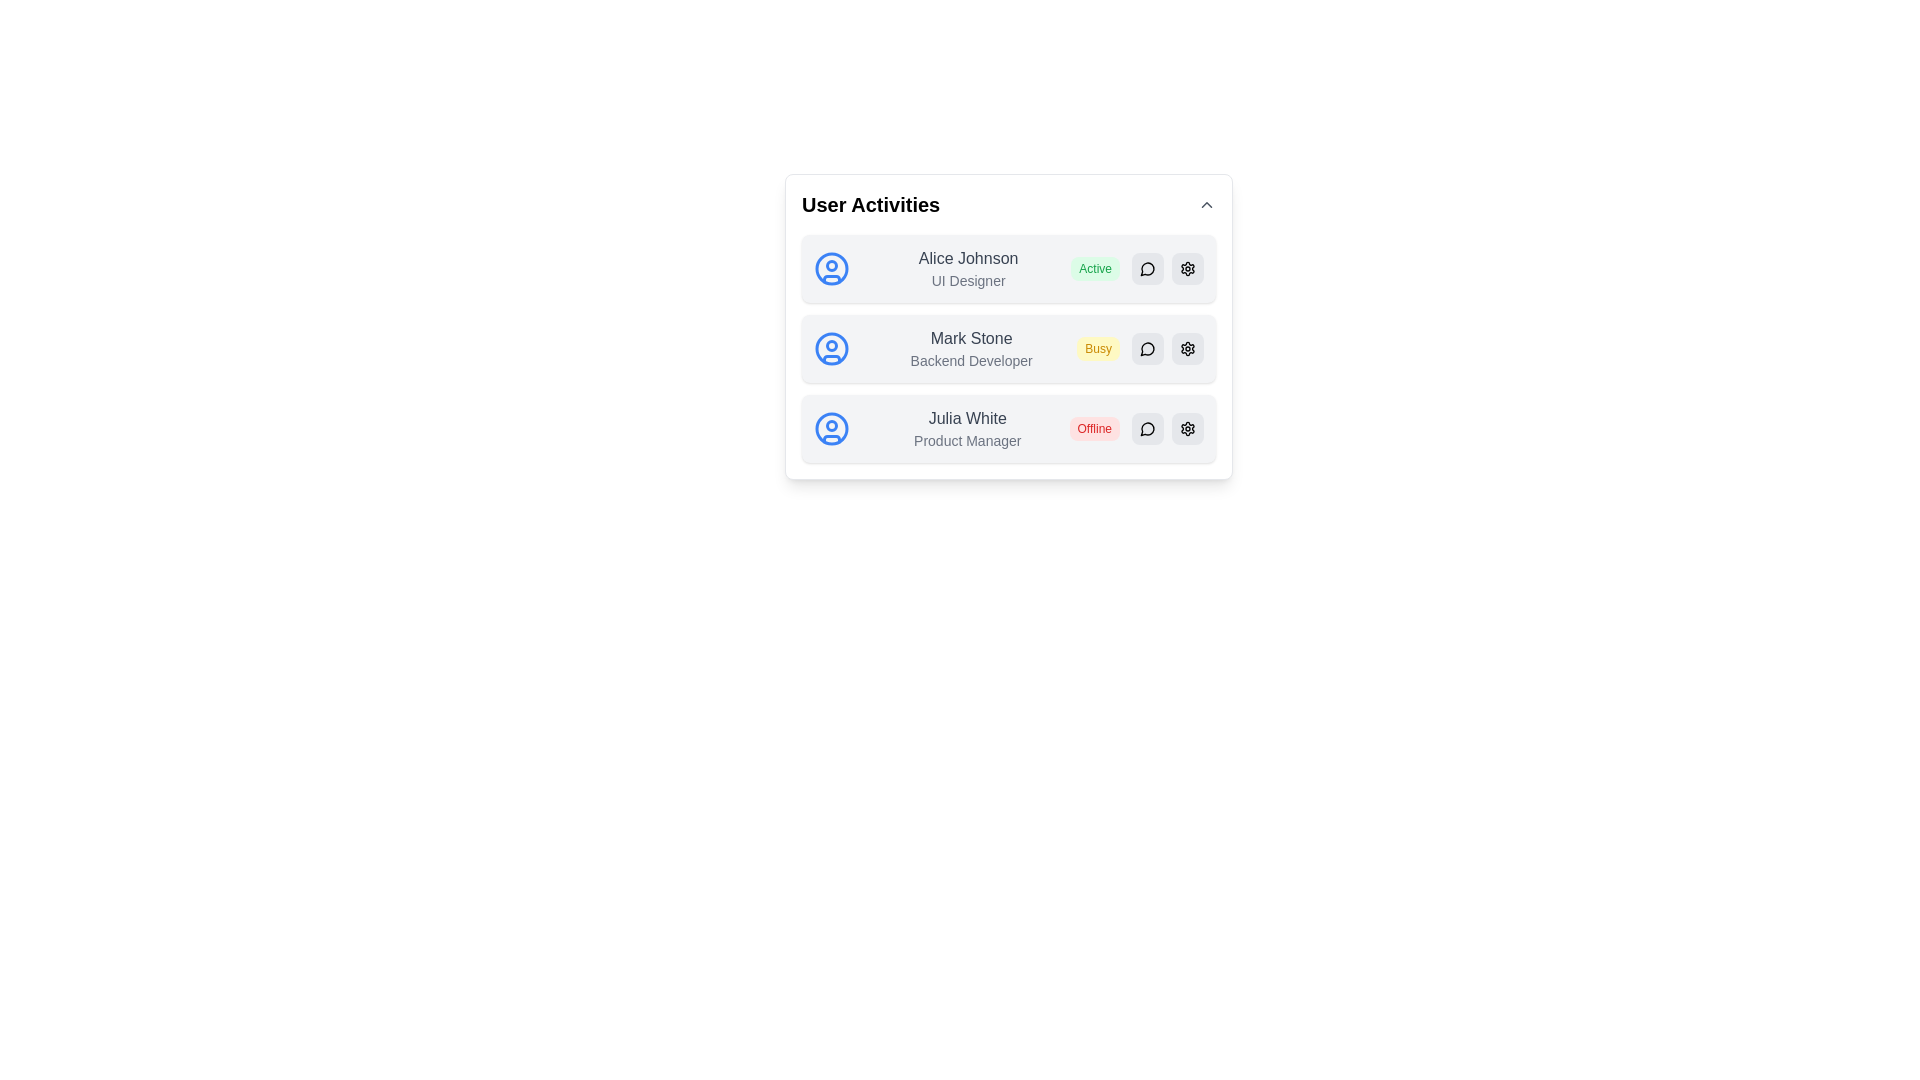 This screenshot has width=1920, height=1080. What do you see at coordinates (1008, 347) in the screenshot?
I see `the user name 'Mark Stone' in the user profile card` at bounding box center [1008, 347].